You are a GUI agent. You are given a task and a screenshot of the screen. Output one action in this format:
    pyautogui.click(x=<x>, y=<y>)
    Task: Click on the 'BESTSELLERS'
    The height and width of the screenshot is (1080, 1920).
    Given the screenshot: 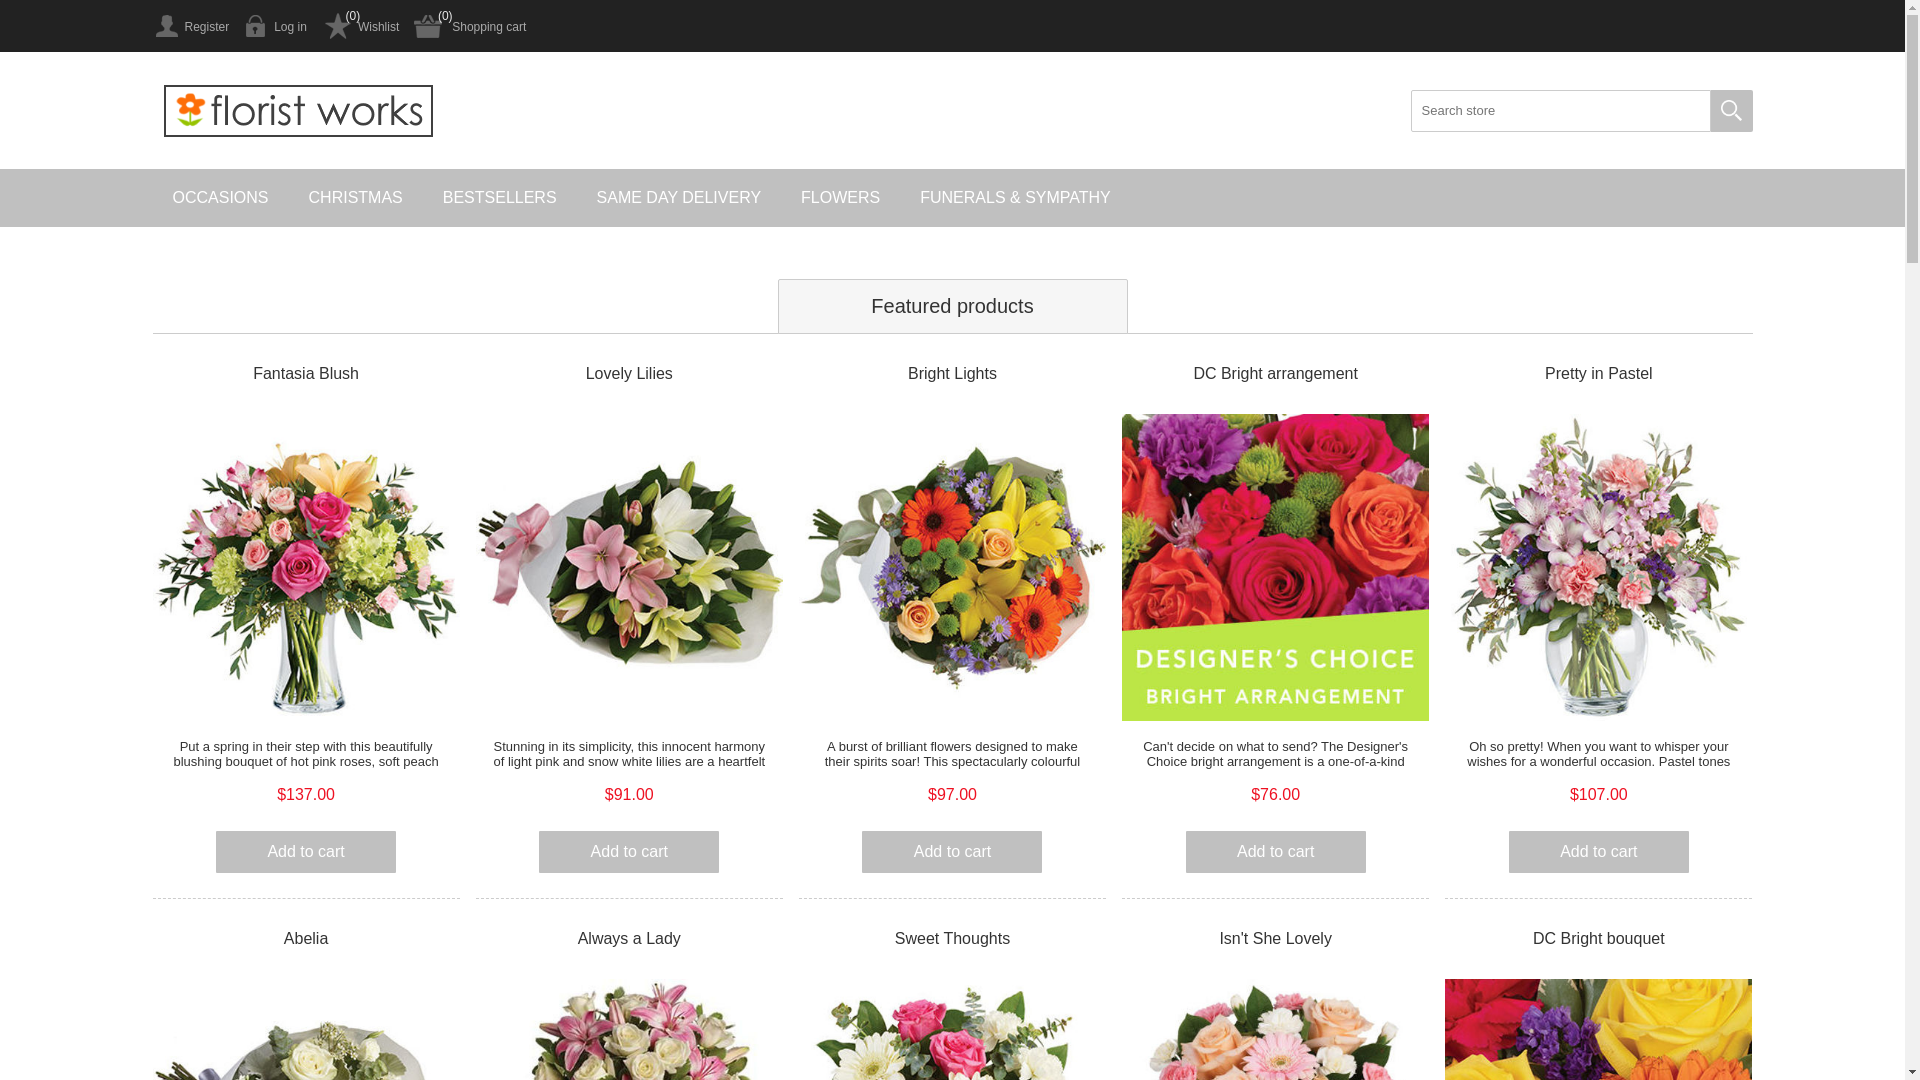 What is the action you would take?
    pyautogui.click(x=499, y=197)
    